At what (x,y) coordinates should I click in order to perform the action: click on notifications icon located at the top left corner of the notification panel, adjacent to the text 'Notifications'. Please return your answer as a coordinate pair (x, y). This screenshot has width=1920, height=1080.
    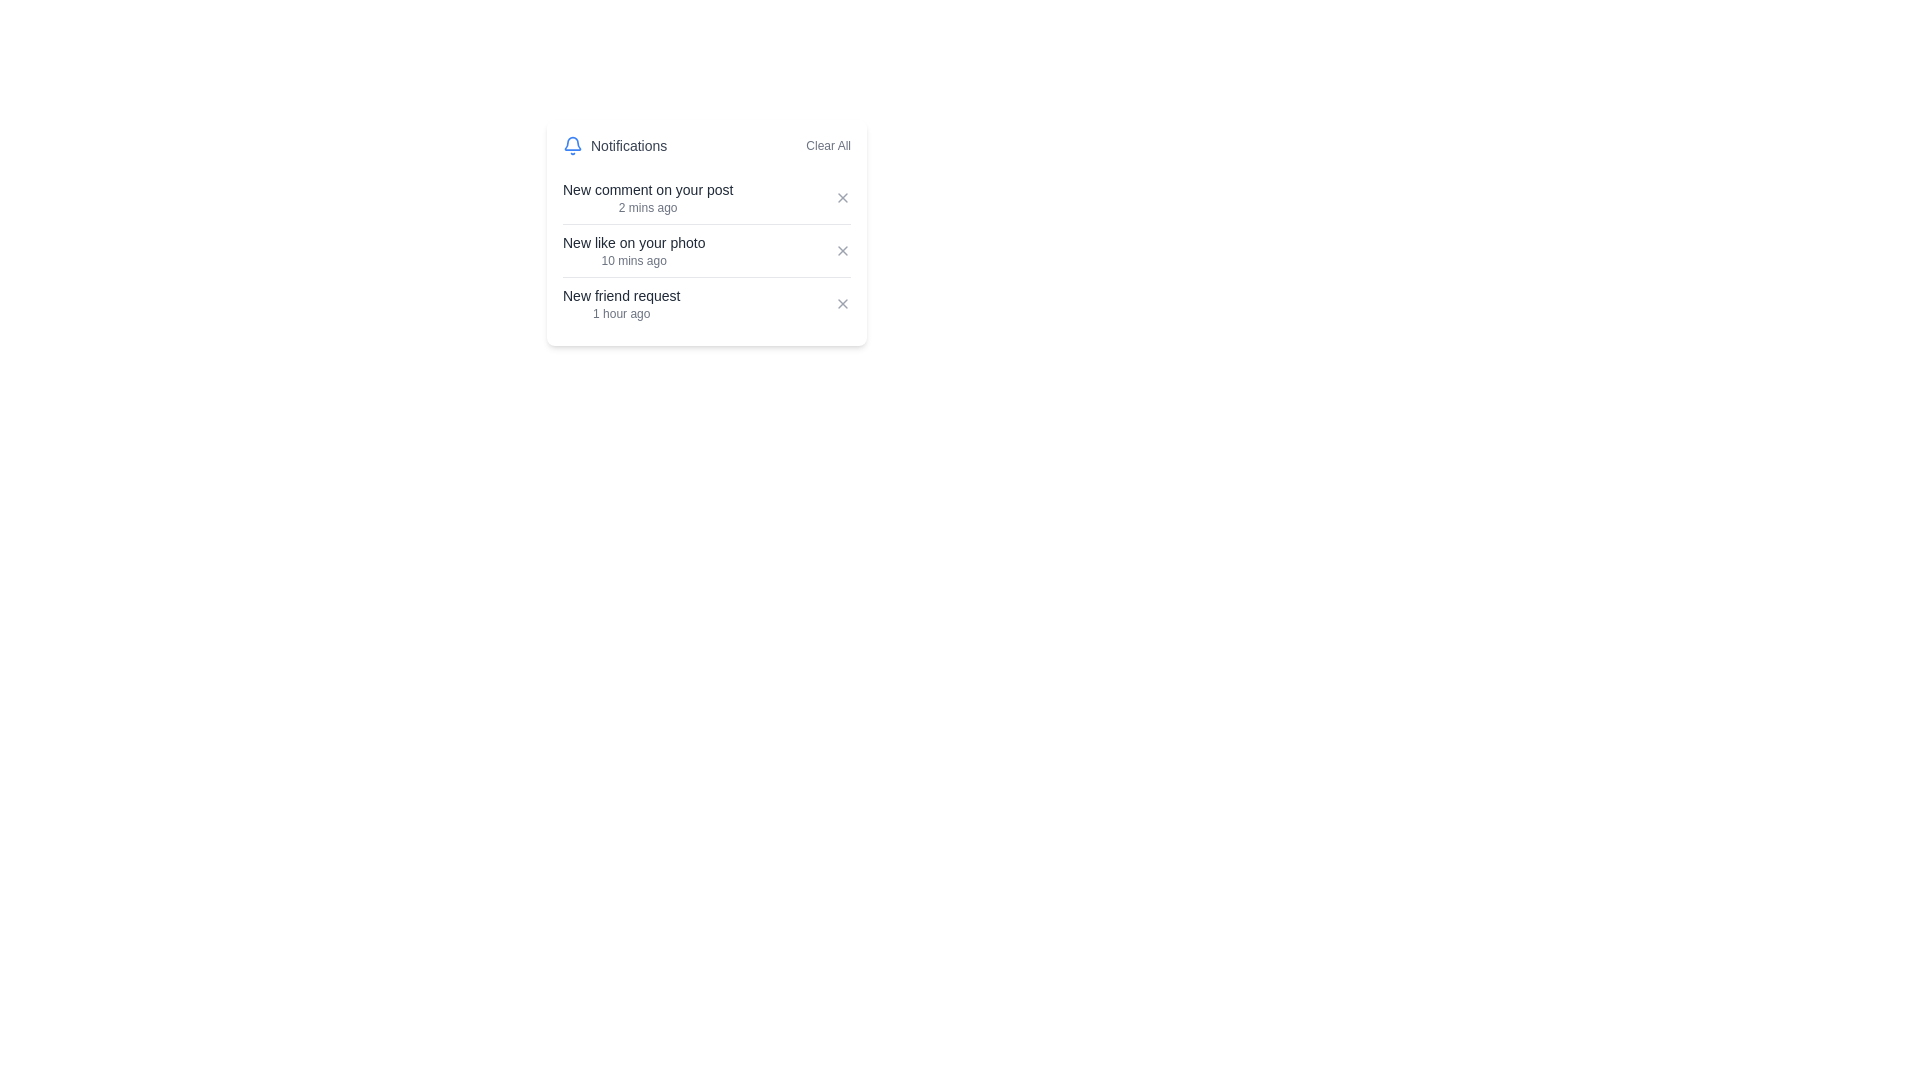
    Looking at the image, I should click on (571, 142).